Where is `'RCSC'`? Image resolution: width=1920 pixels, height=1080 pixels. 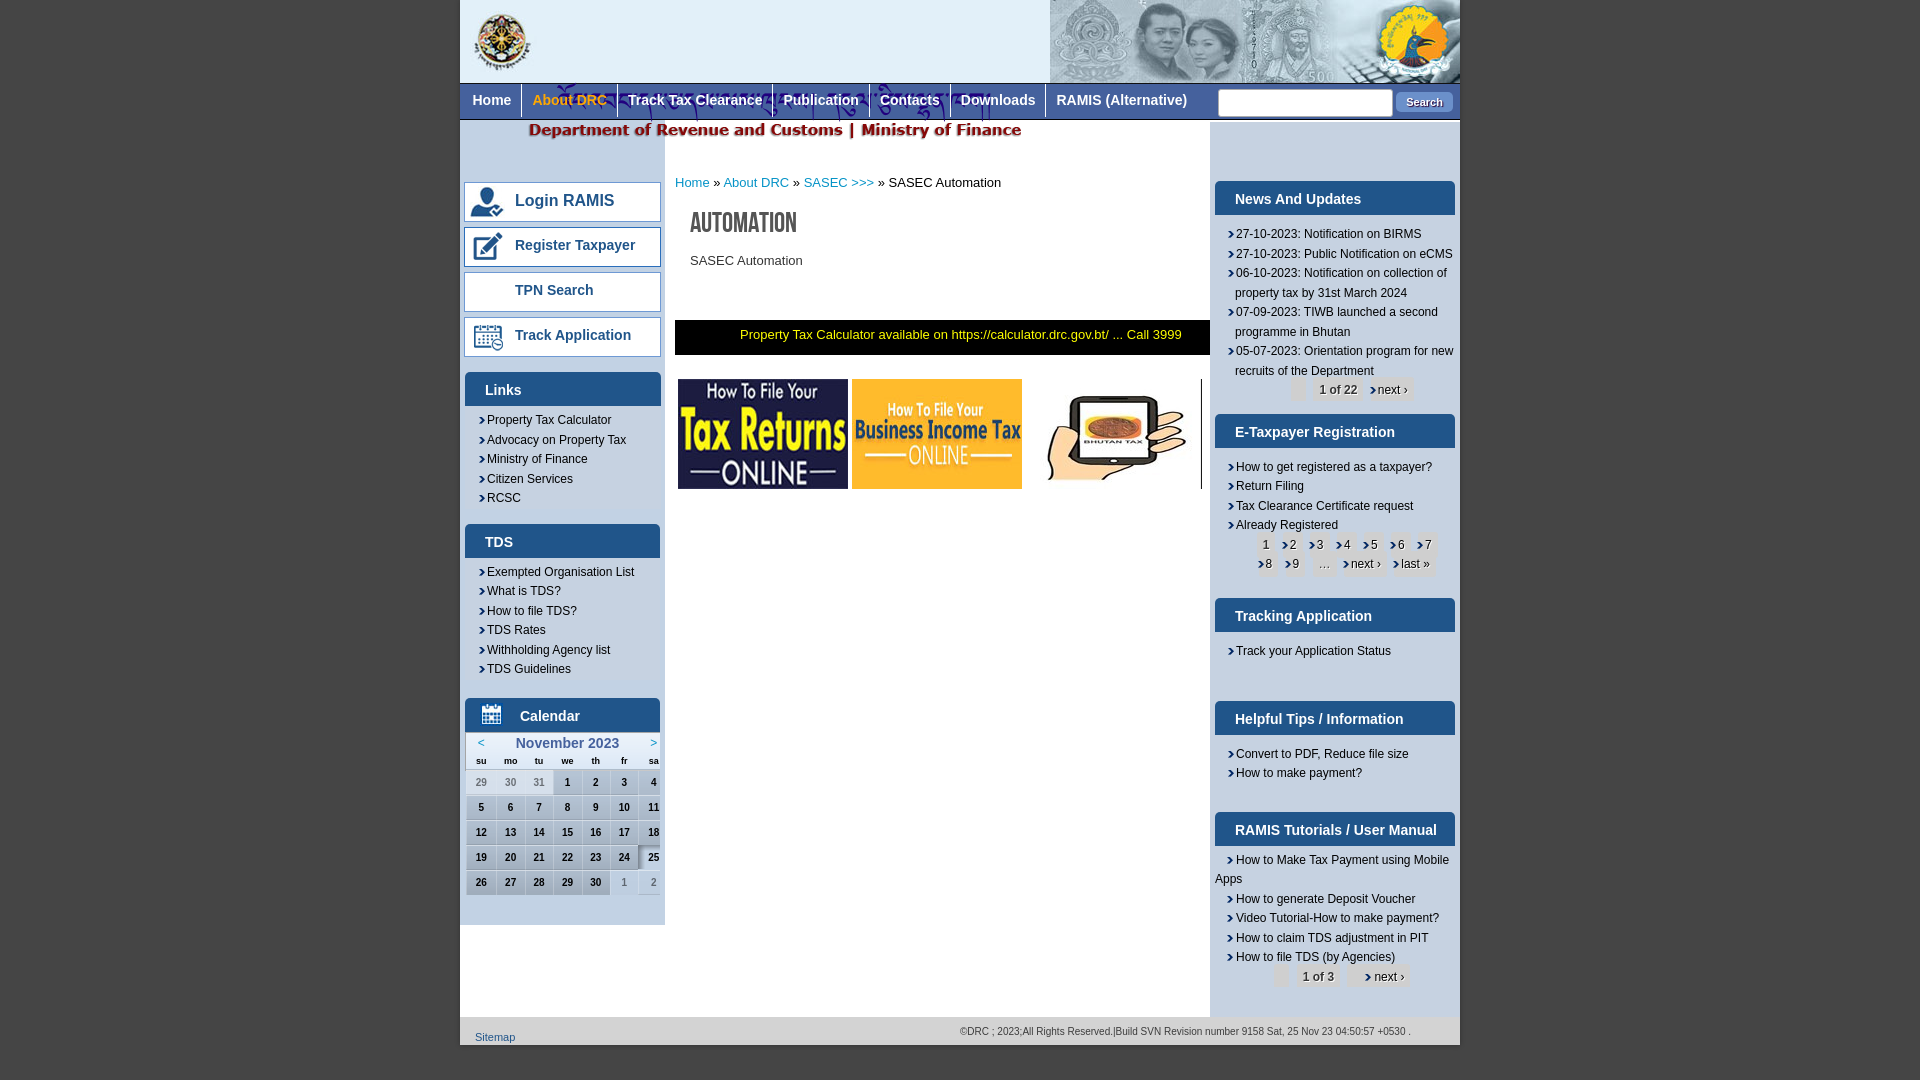 'RCSC' is located at coordinates (499, 496).